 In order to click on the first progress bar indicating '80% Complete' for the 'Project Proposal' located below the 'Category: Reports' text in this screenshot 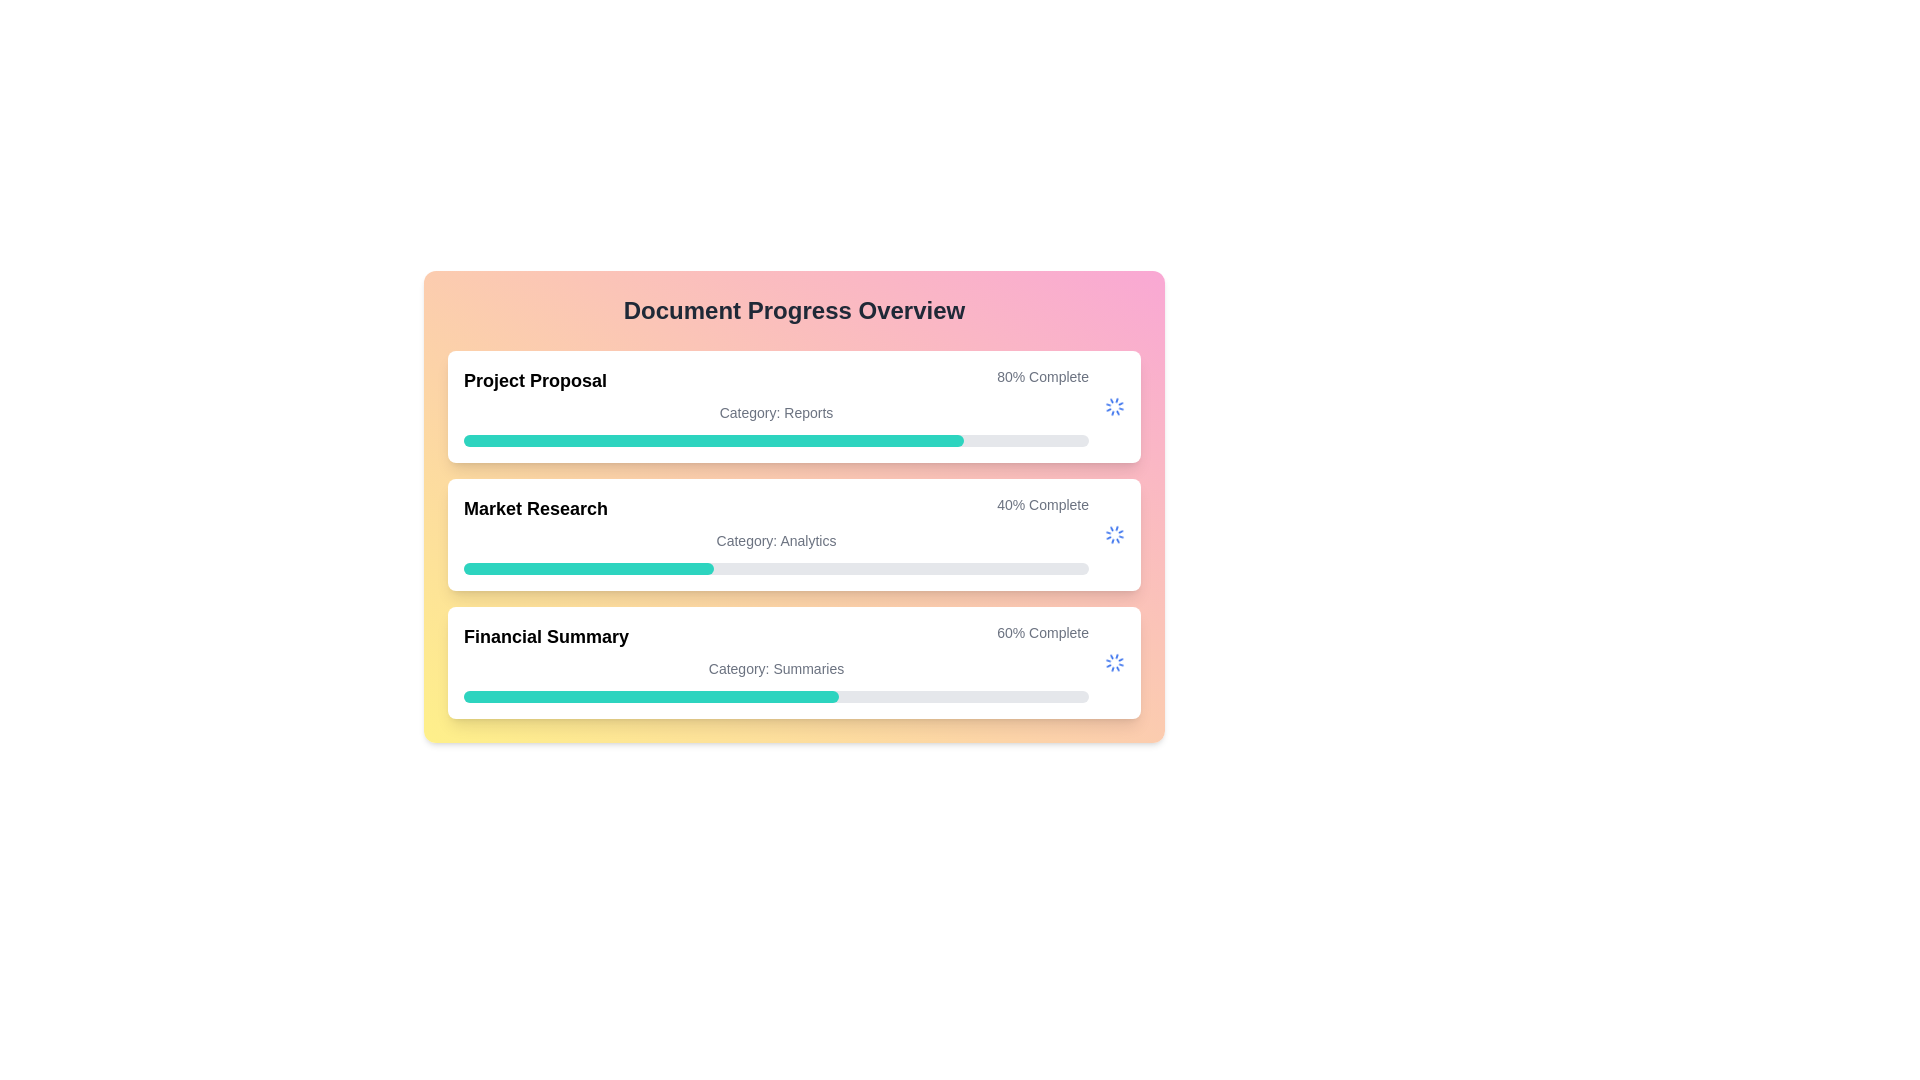, I will do `click(775, 439)`.